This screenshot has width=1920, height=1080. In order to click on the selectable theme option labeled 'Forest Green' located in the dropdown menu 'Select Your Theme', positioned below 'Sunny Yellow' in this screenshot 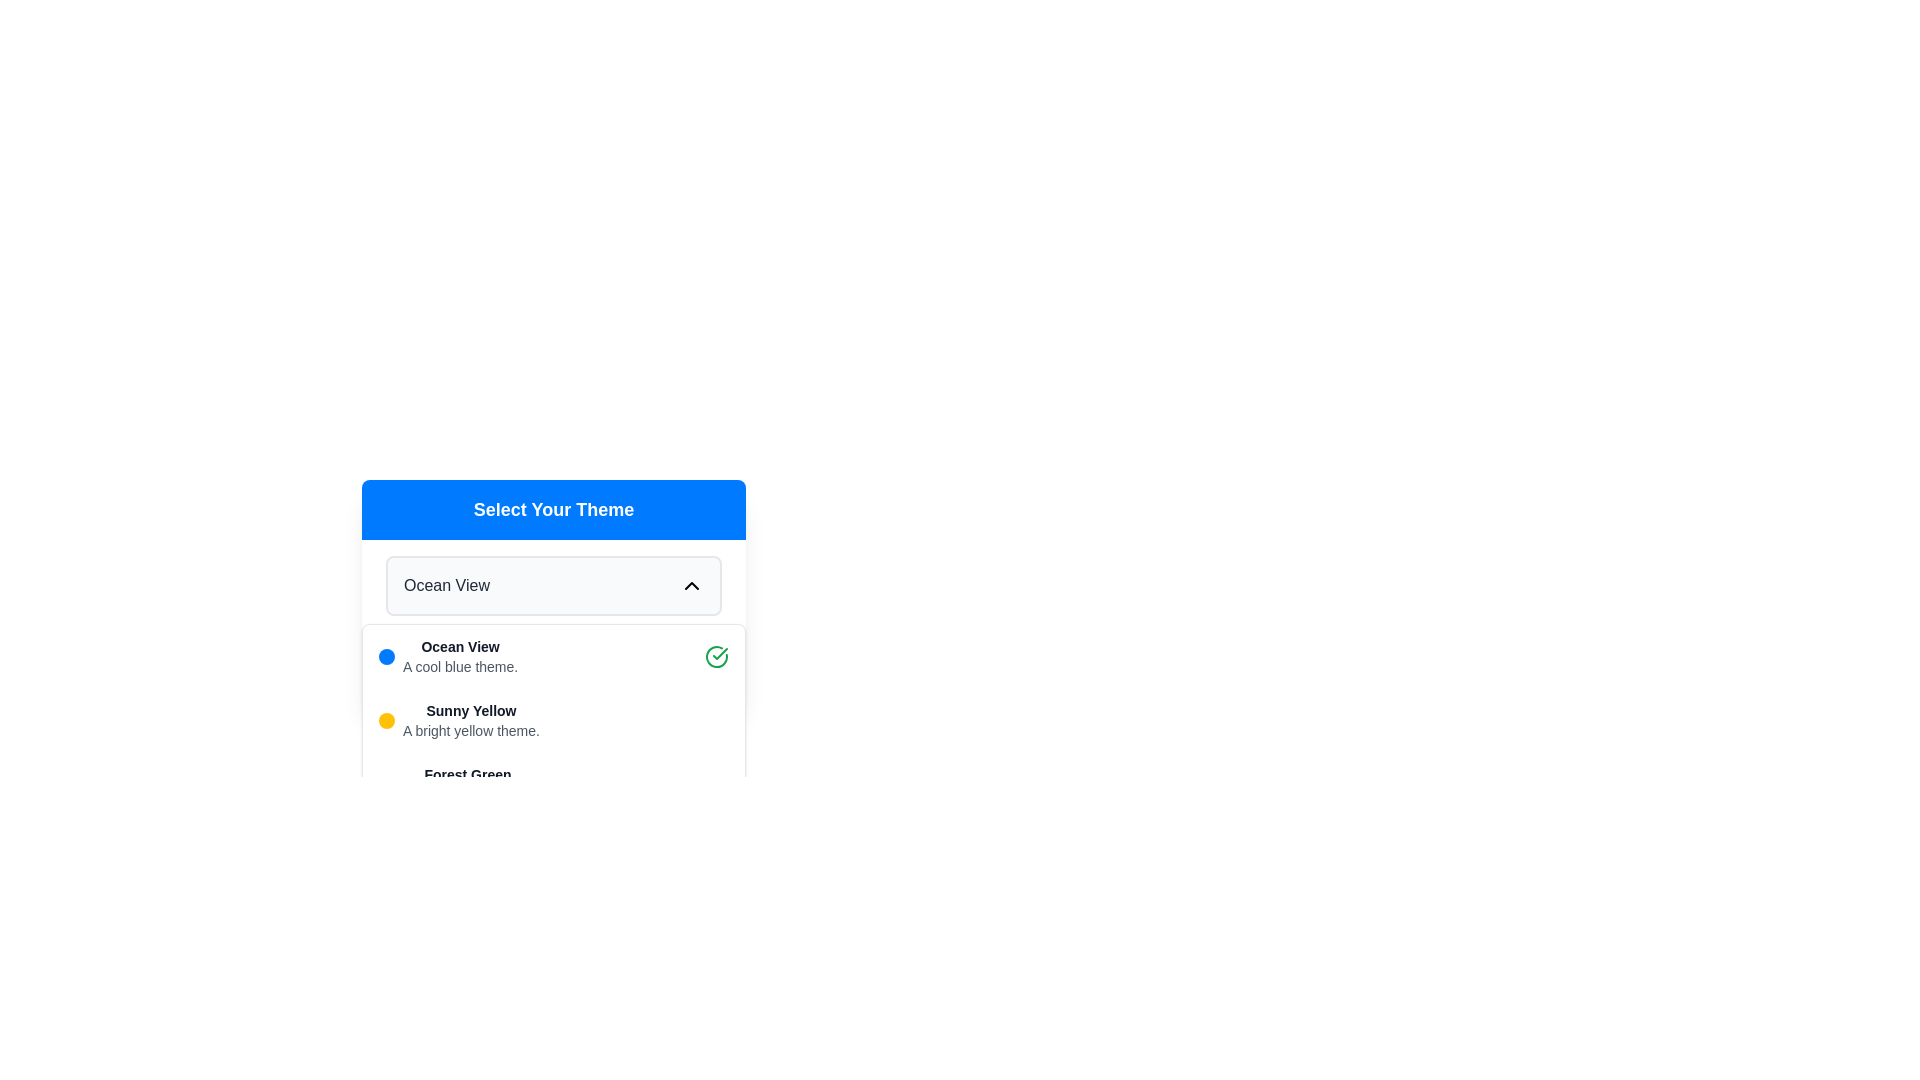, I will do `click(466, 784)`.